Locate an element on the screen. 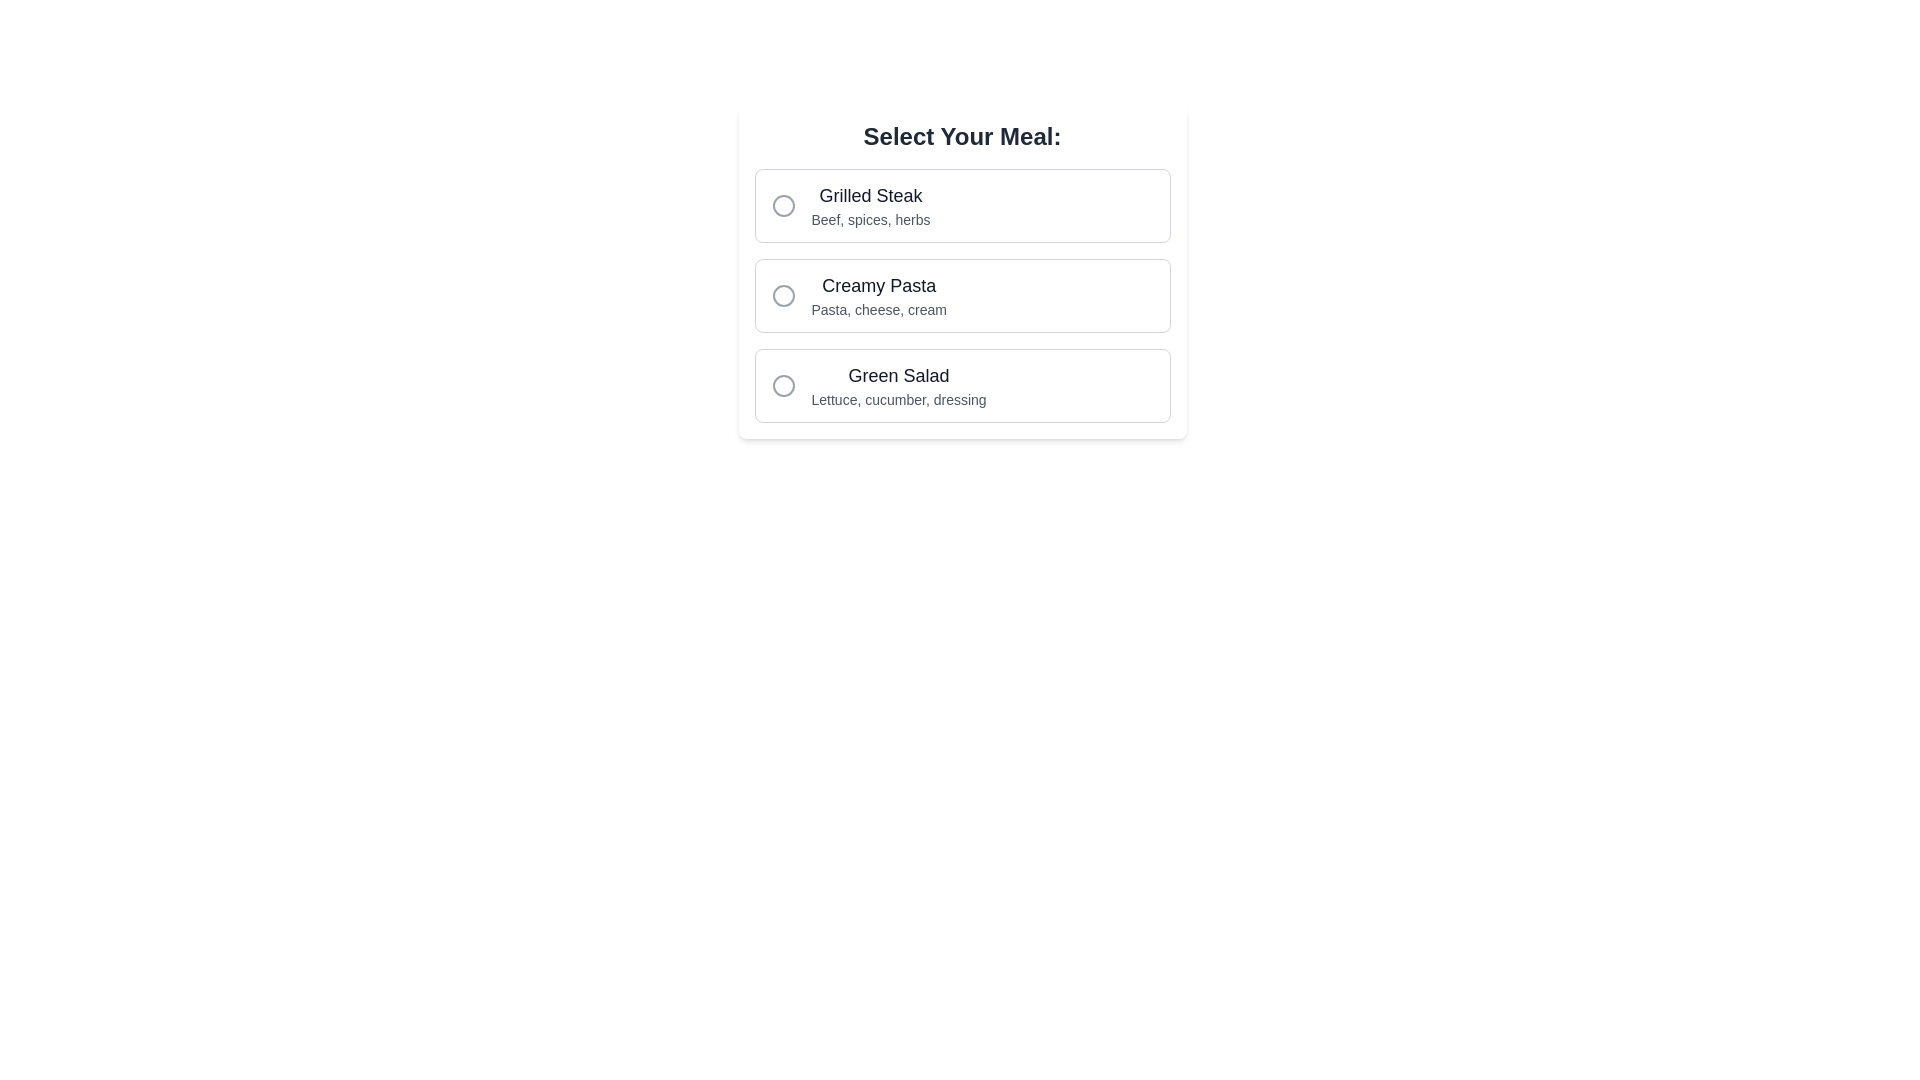 This screenshot has height=1080, width=1920. the text label displaying 'Green Salad' which is the third item in the selection menu, positioned below 'Creamy Pasta' is located at coordinates (898, 385).